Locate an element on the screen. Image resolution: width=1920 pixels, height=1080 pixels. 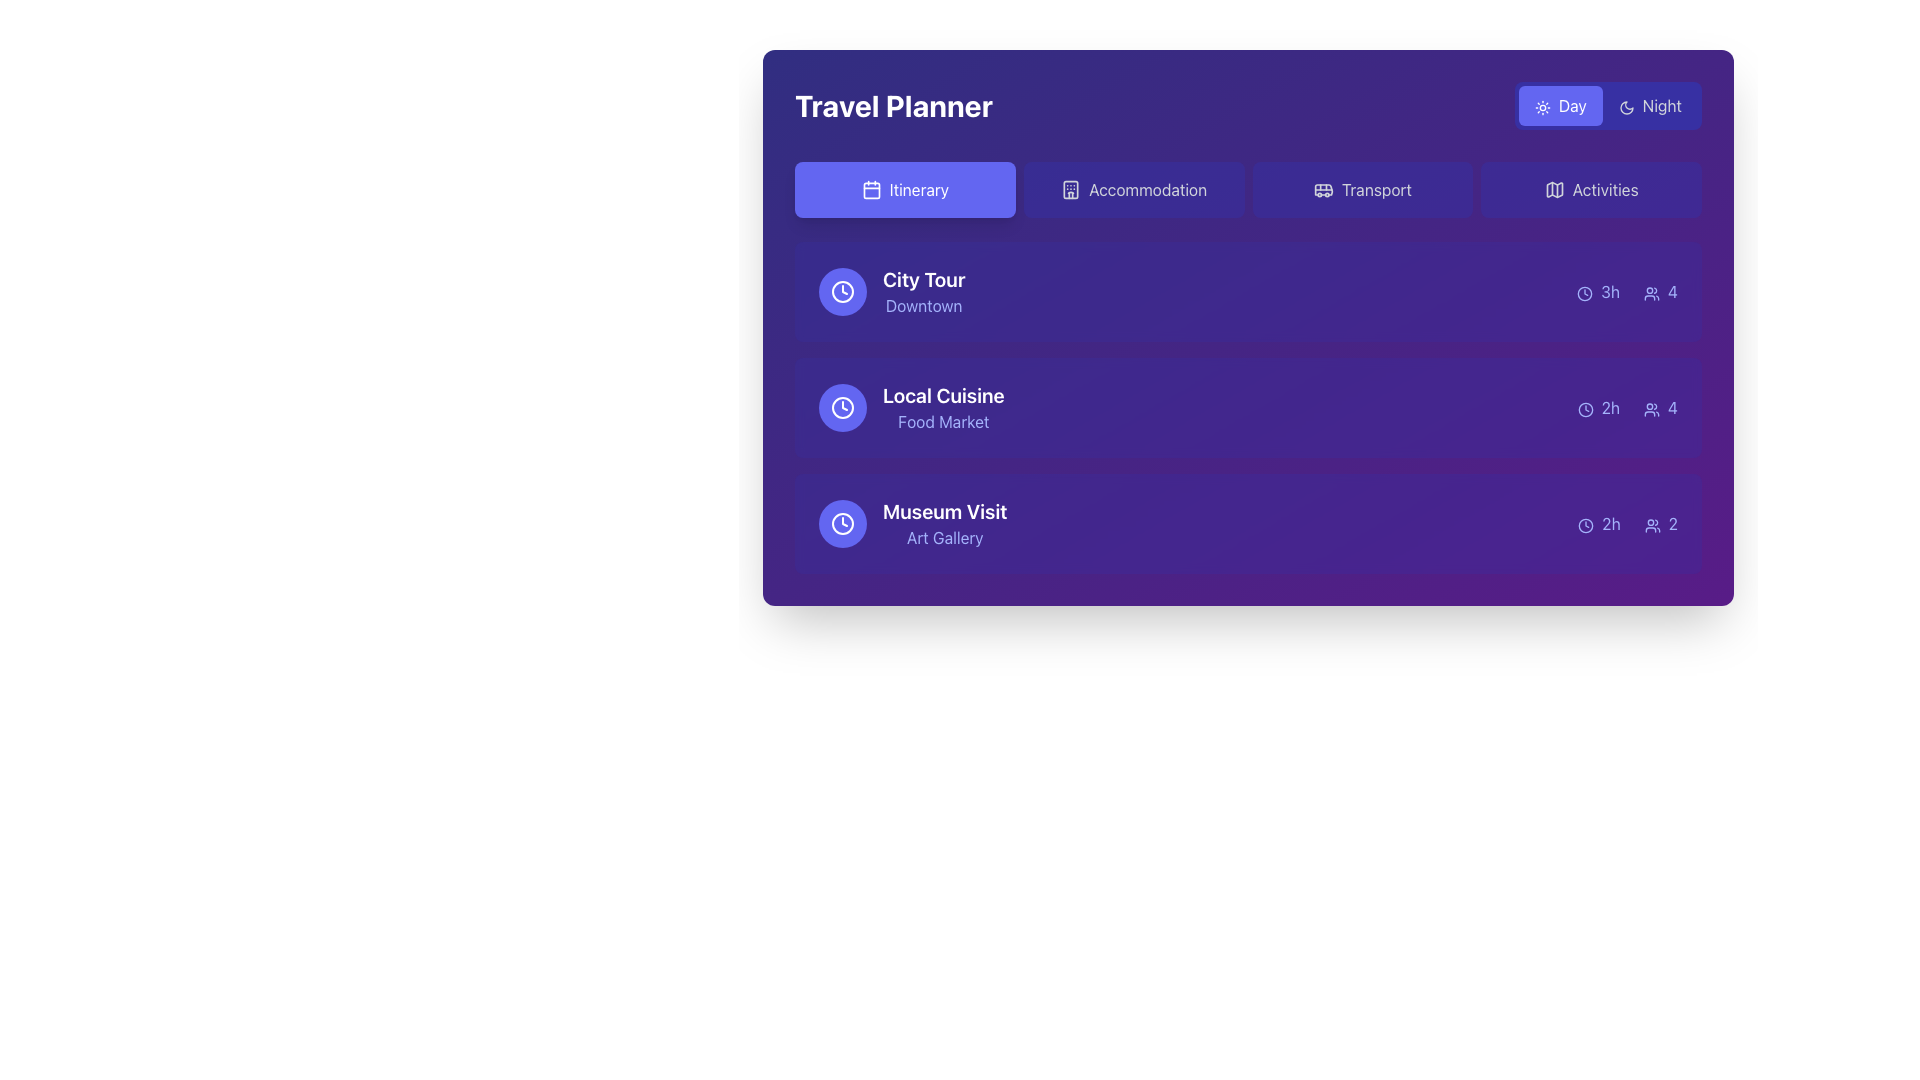
the Duration indicator element that features a clock icon and the text '3h', located to the left of the user count icon and text '4' within the travel planner interface under the 'Itinerary' tab is located at coordinates (1597, 292).